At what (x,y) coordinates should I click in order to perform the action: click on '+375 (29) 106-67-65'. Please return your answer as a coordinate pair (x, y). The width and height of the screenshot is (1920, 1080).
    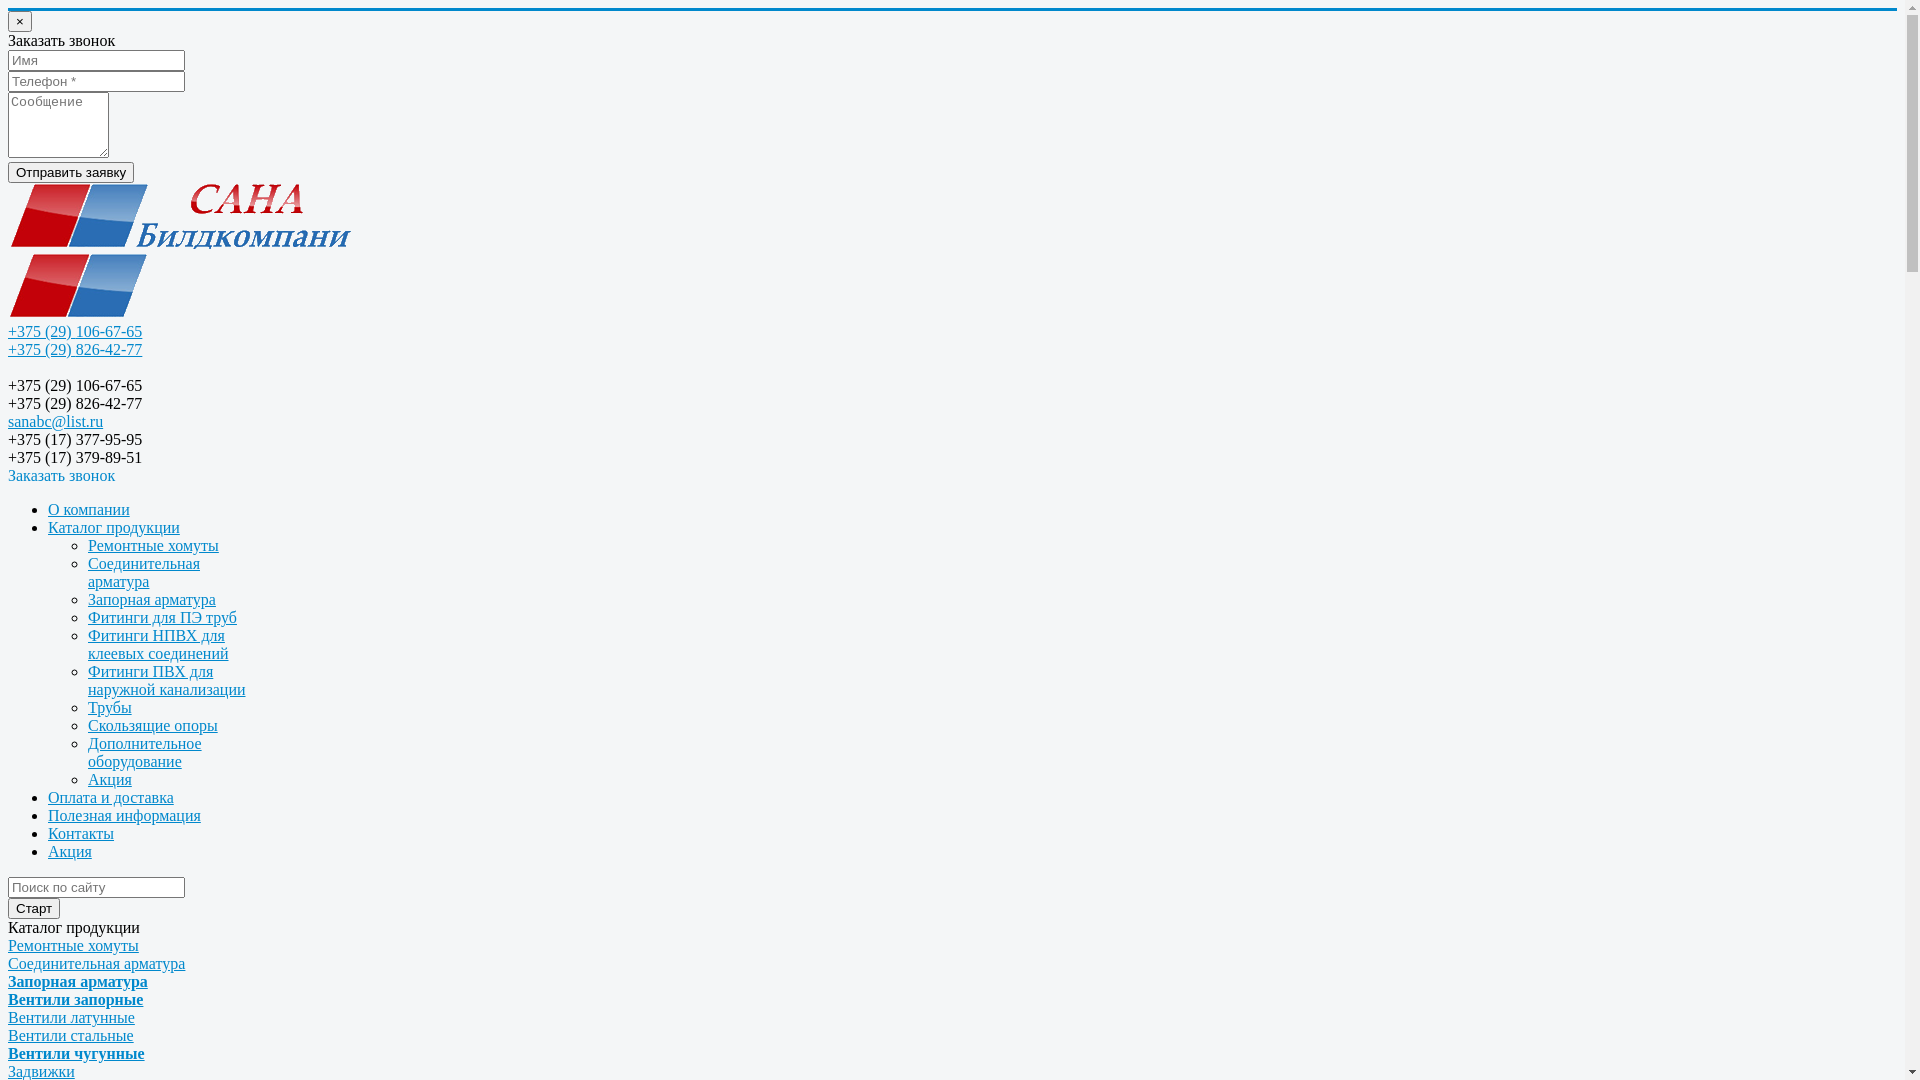
    Looking at the image, I should click on (75, 330).